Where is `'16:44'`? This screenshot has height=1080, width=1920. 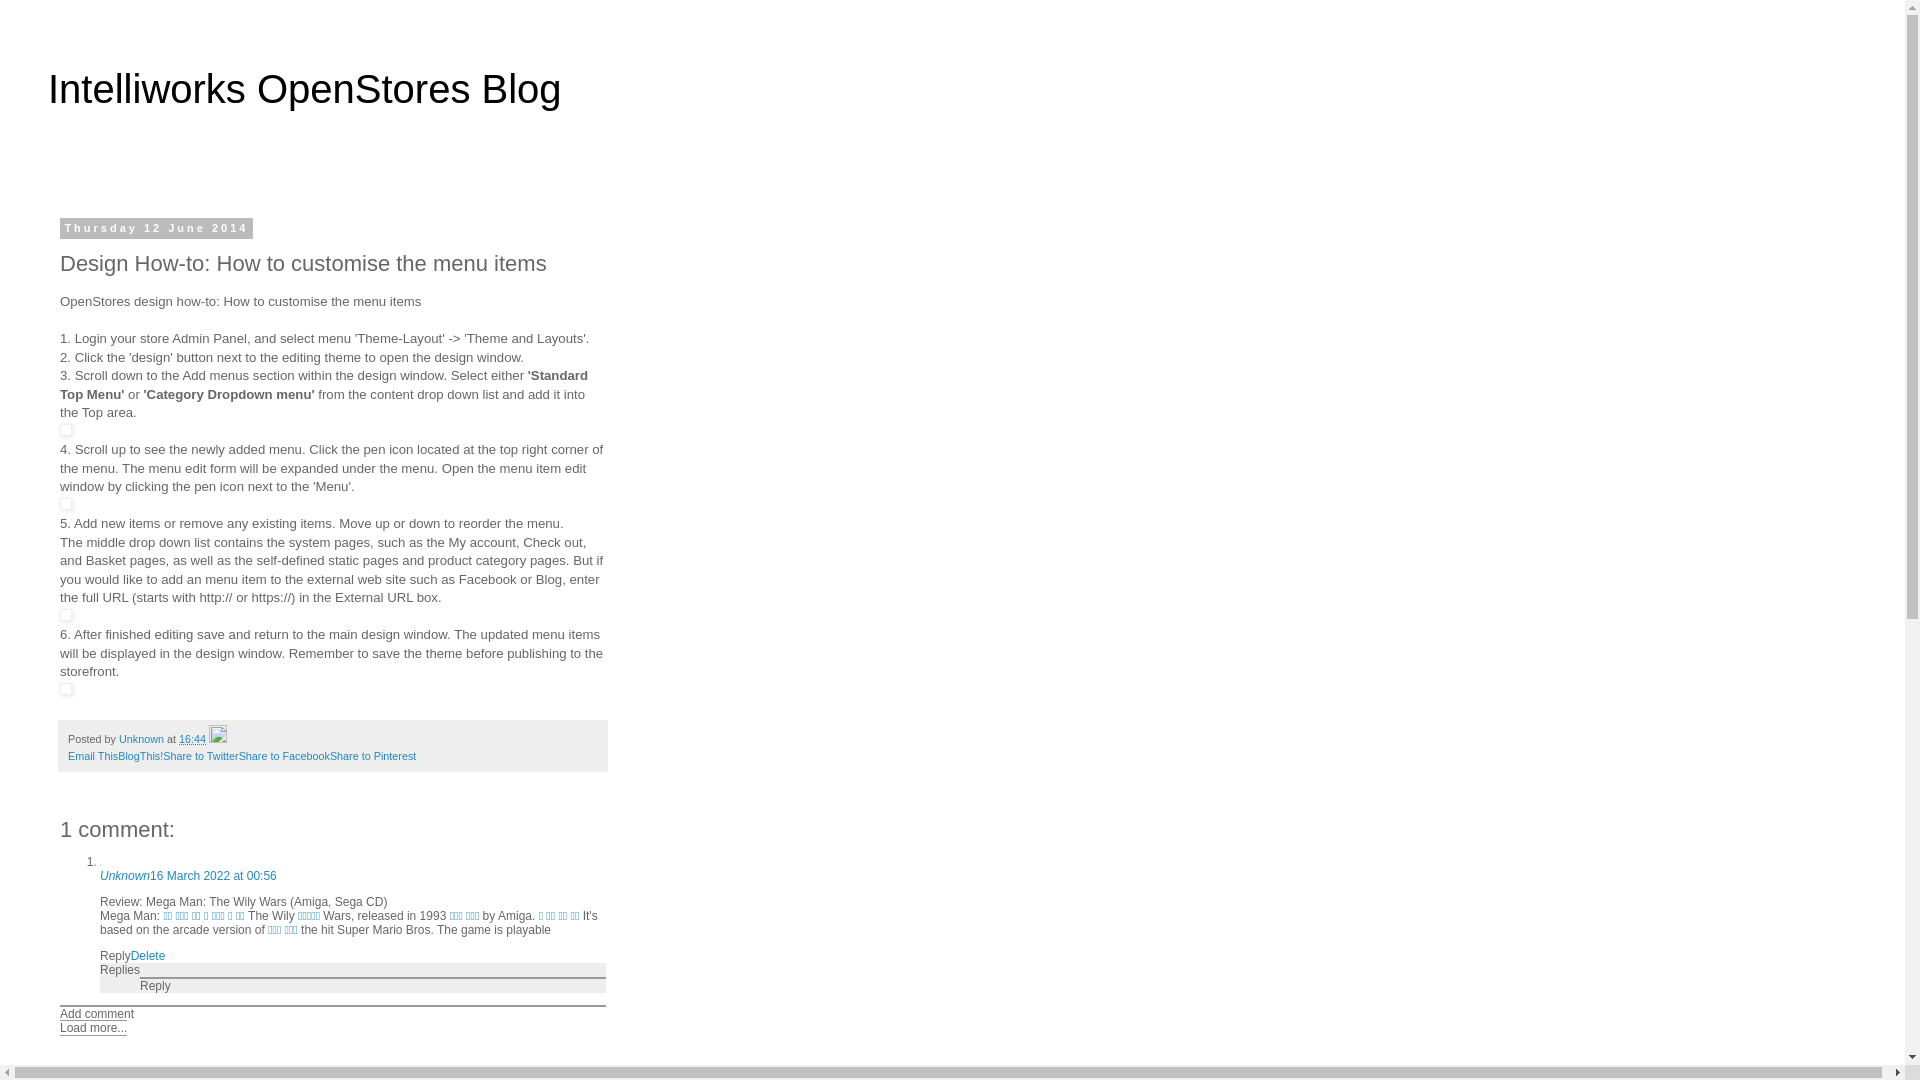
'16:44' is located at coordinates (192, 739).